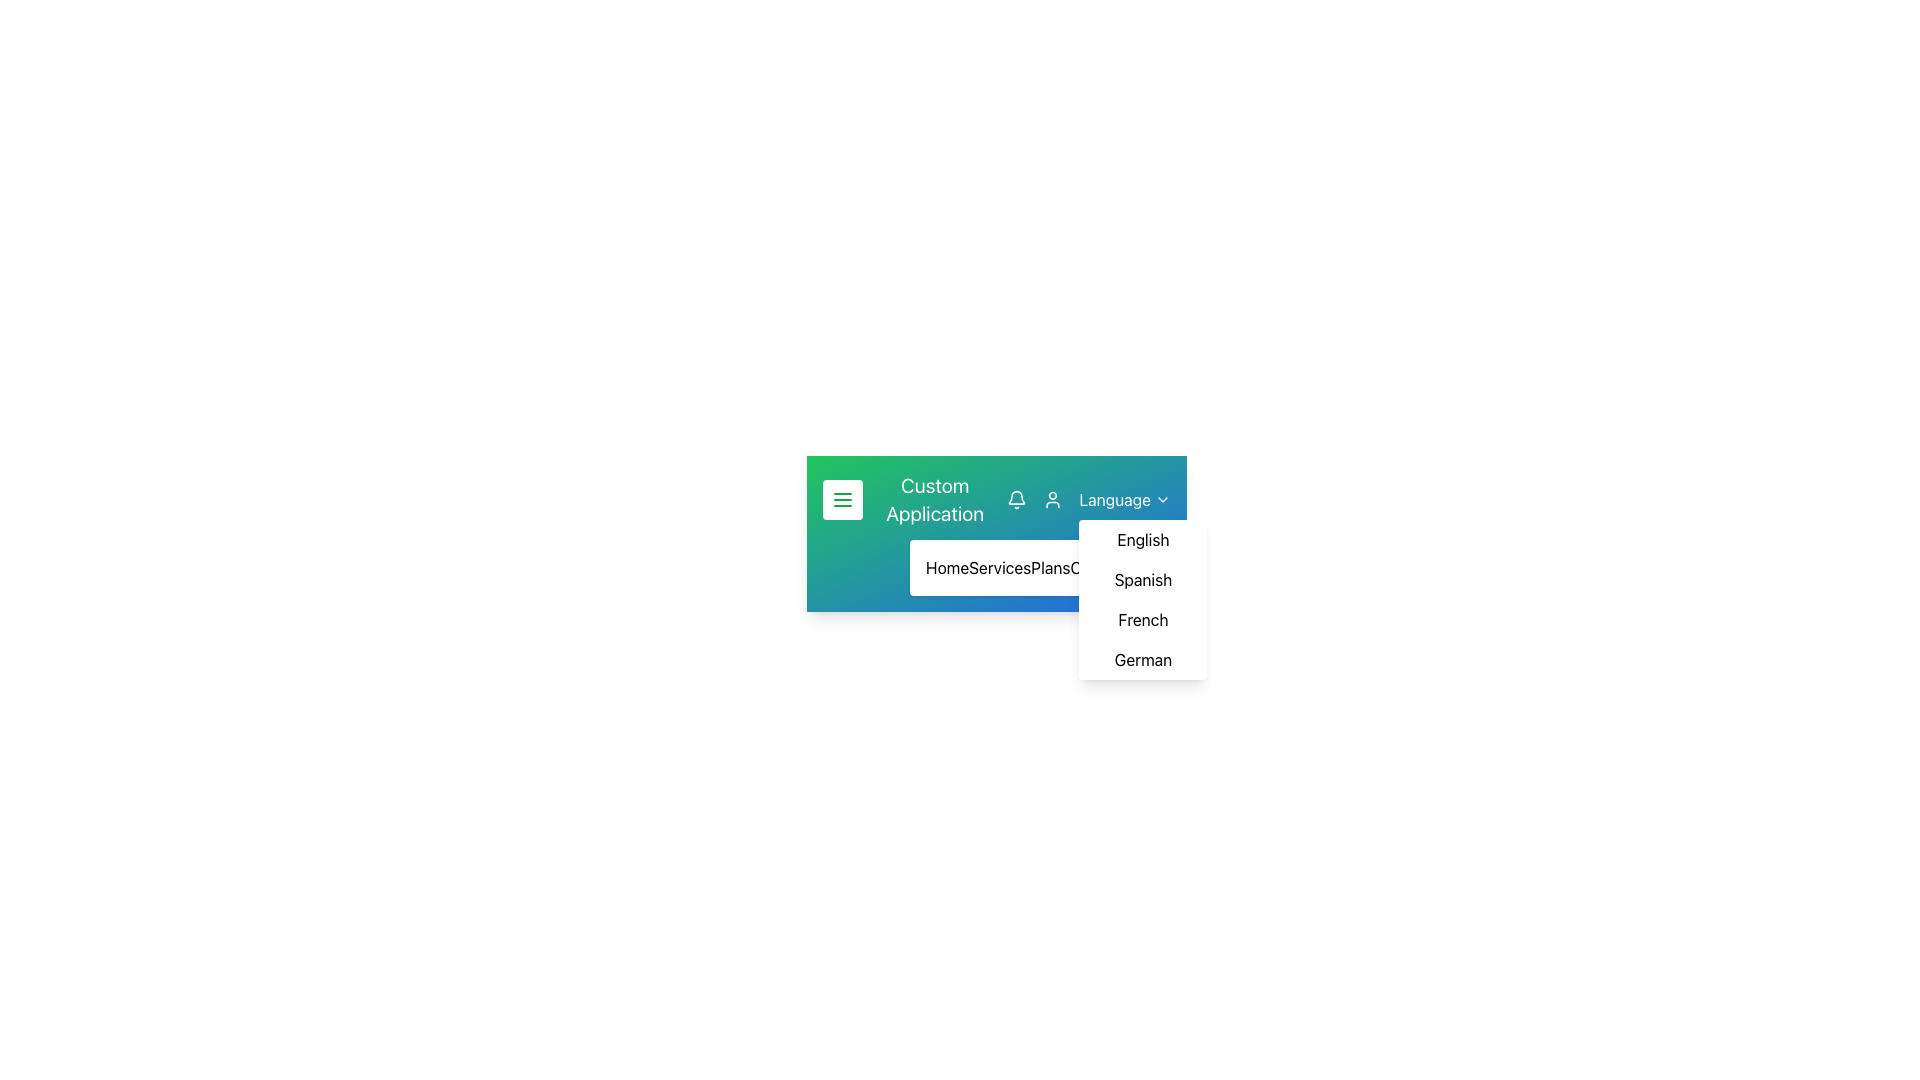 This screenshot has width=1920, height=1080. I want to click on the 'Language' dropdown menu located at the top-right corner of the interface, so click(1124, 499).